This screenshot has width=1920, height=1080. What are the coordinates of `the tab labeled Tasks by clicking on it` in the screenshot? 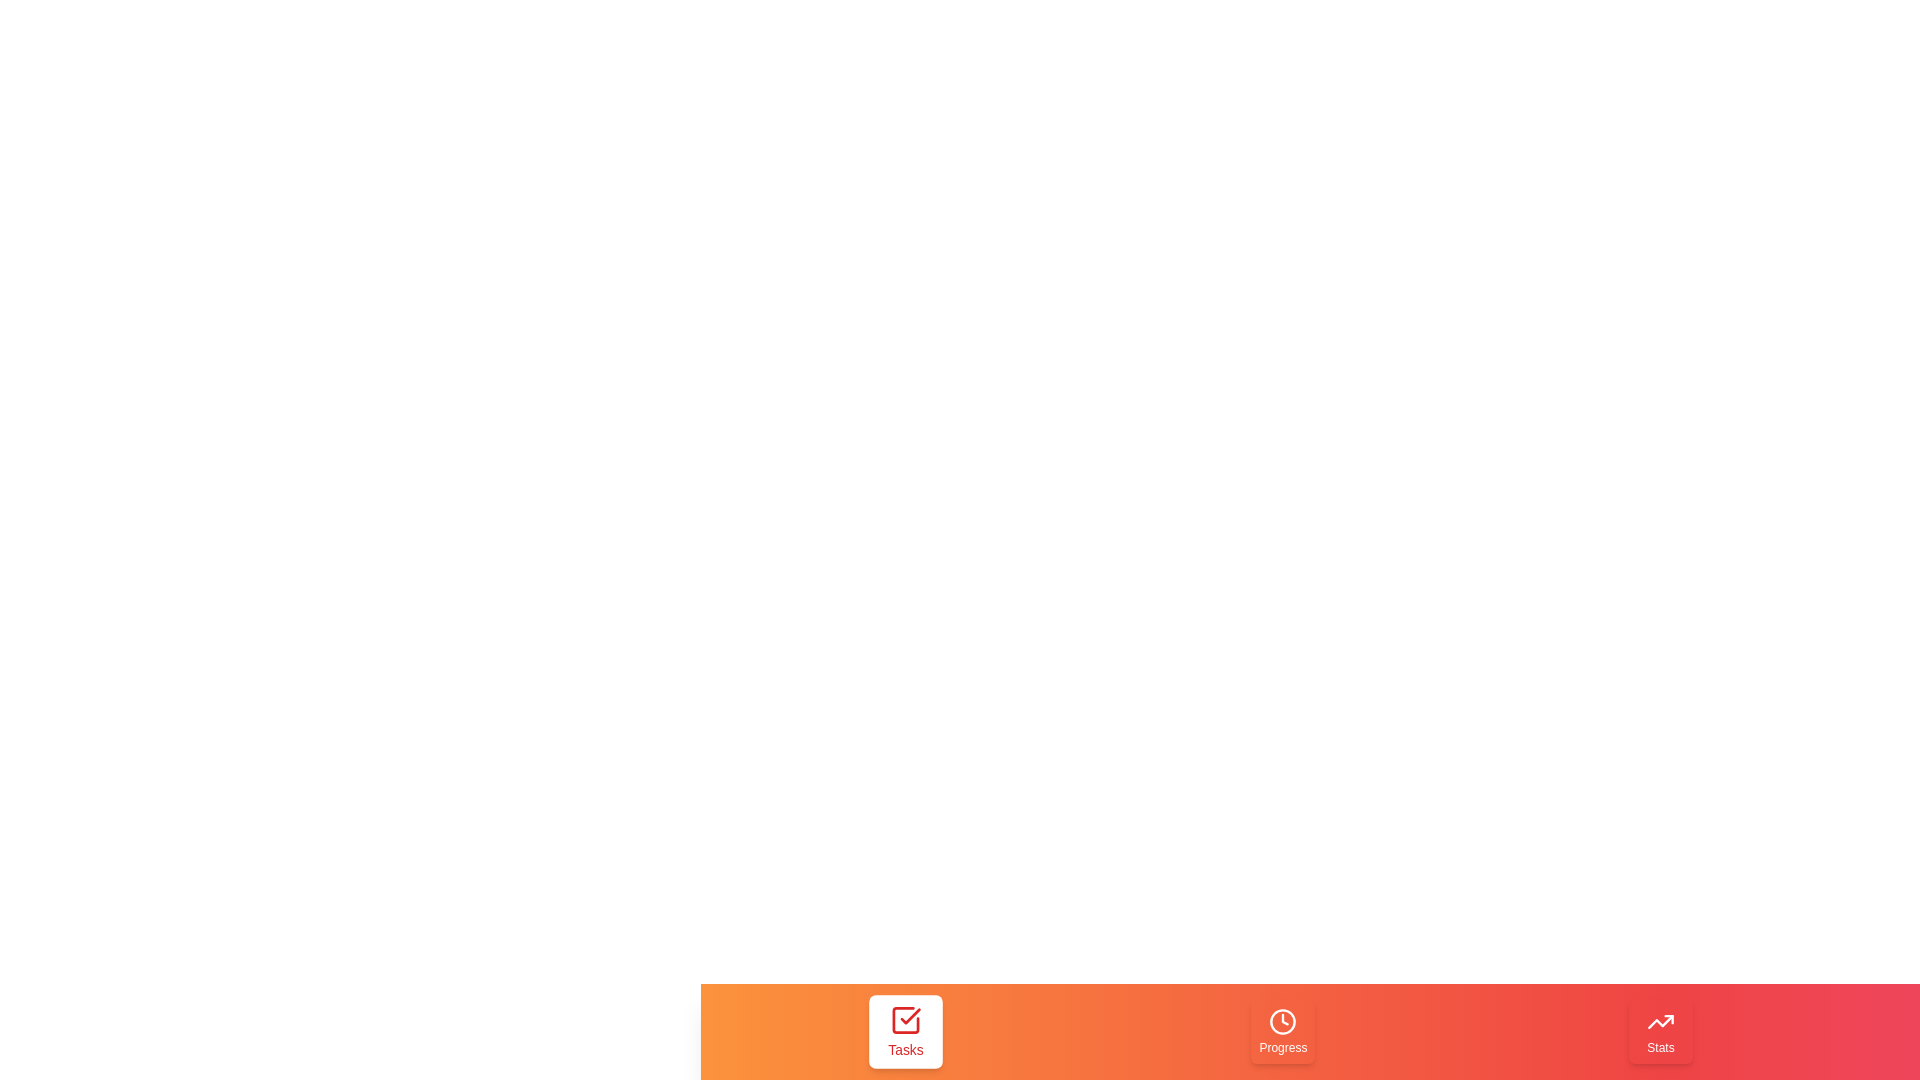 It's located at (904, 1032).